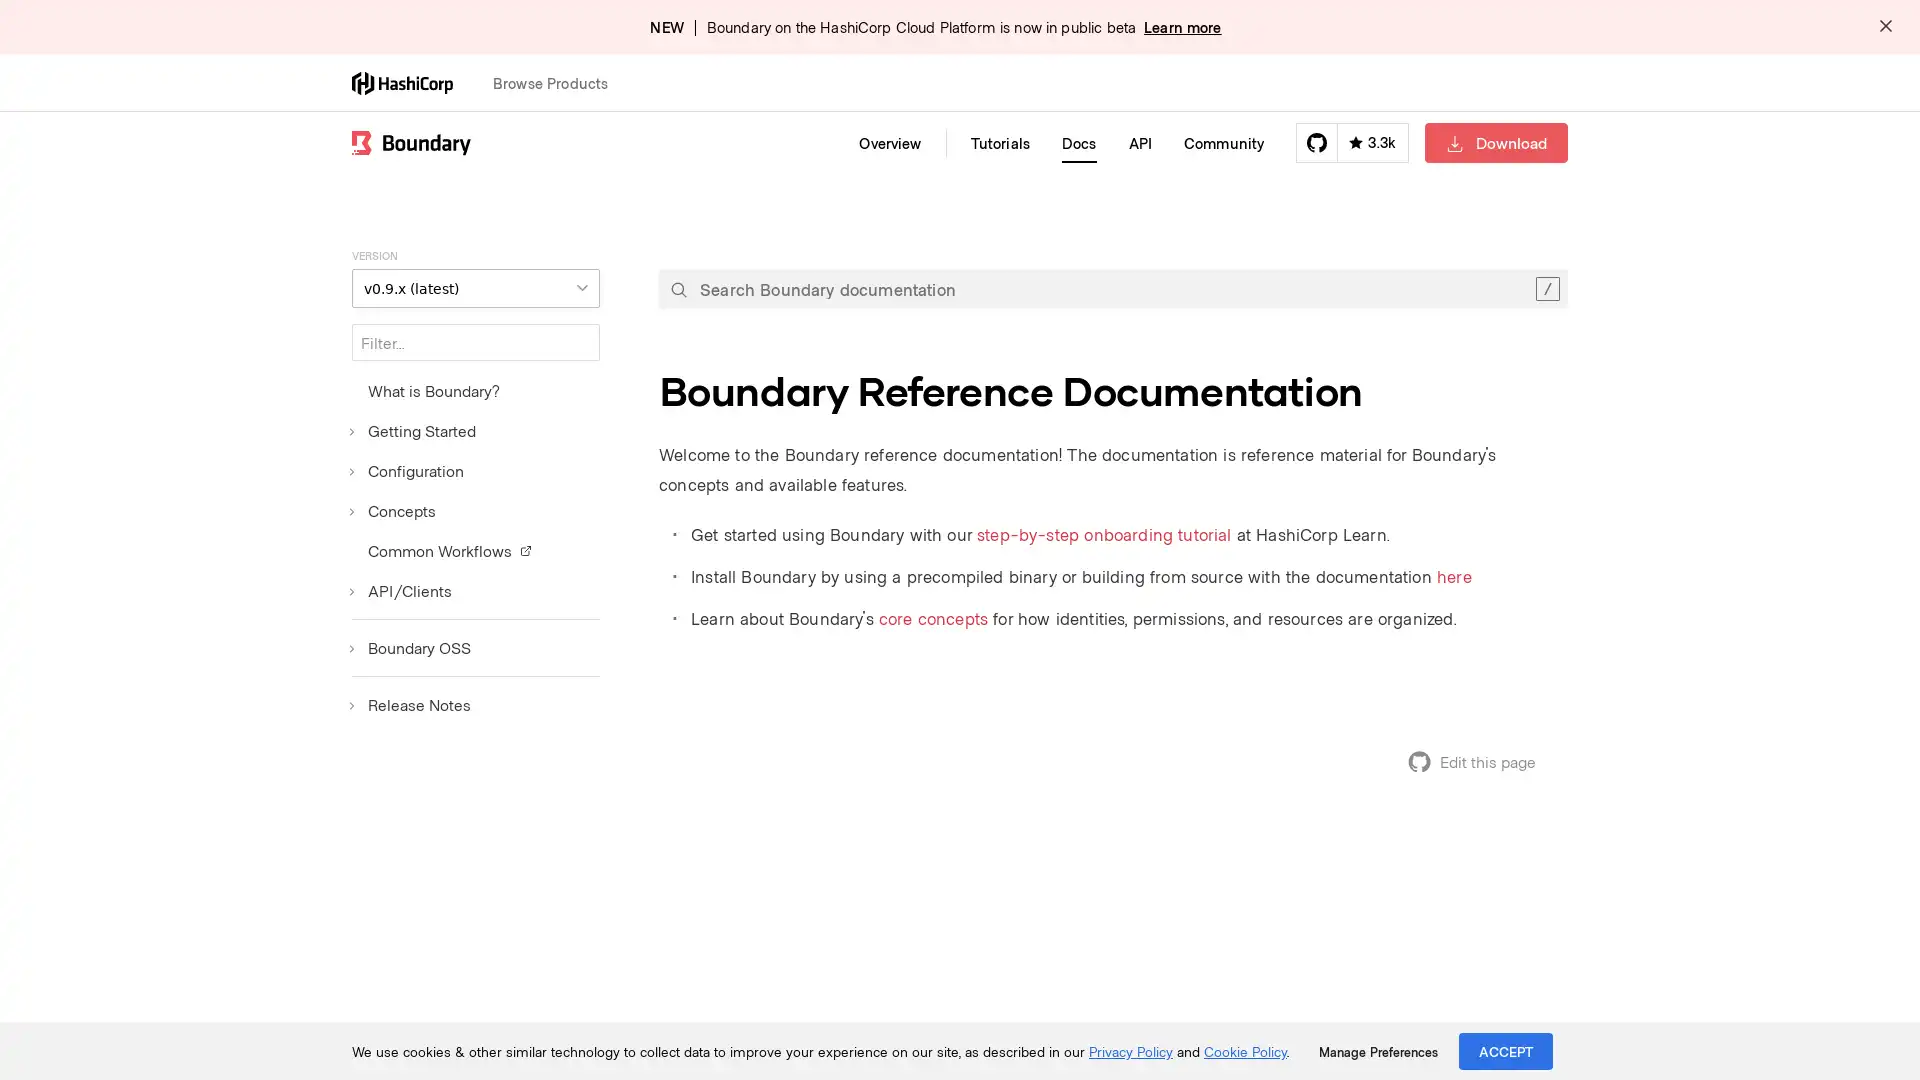 The image size is (1920, 1080). Describe the element at coordinates (410, 704) in the screenshot. I see `Release Notes` at that location.